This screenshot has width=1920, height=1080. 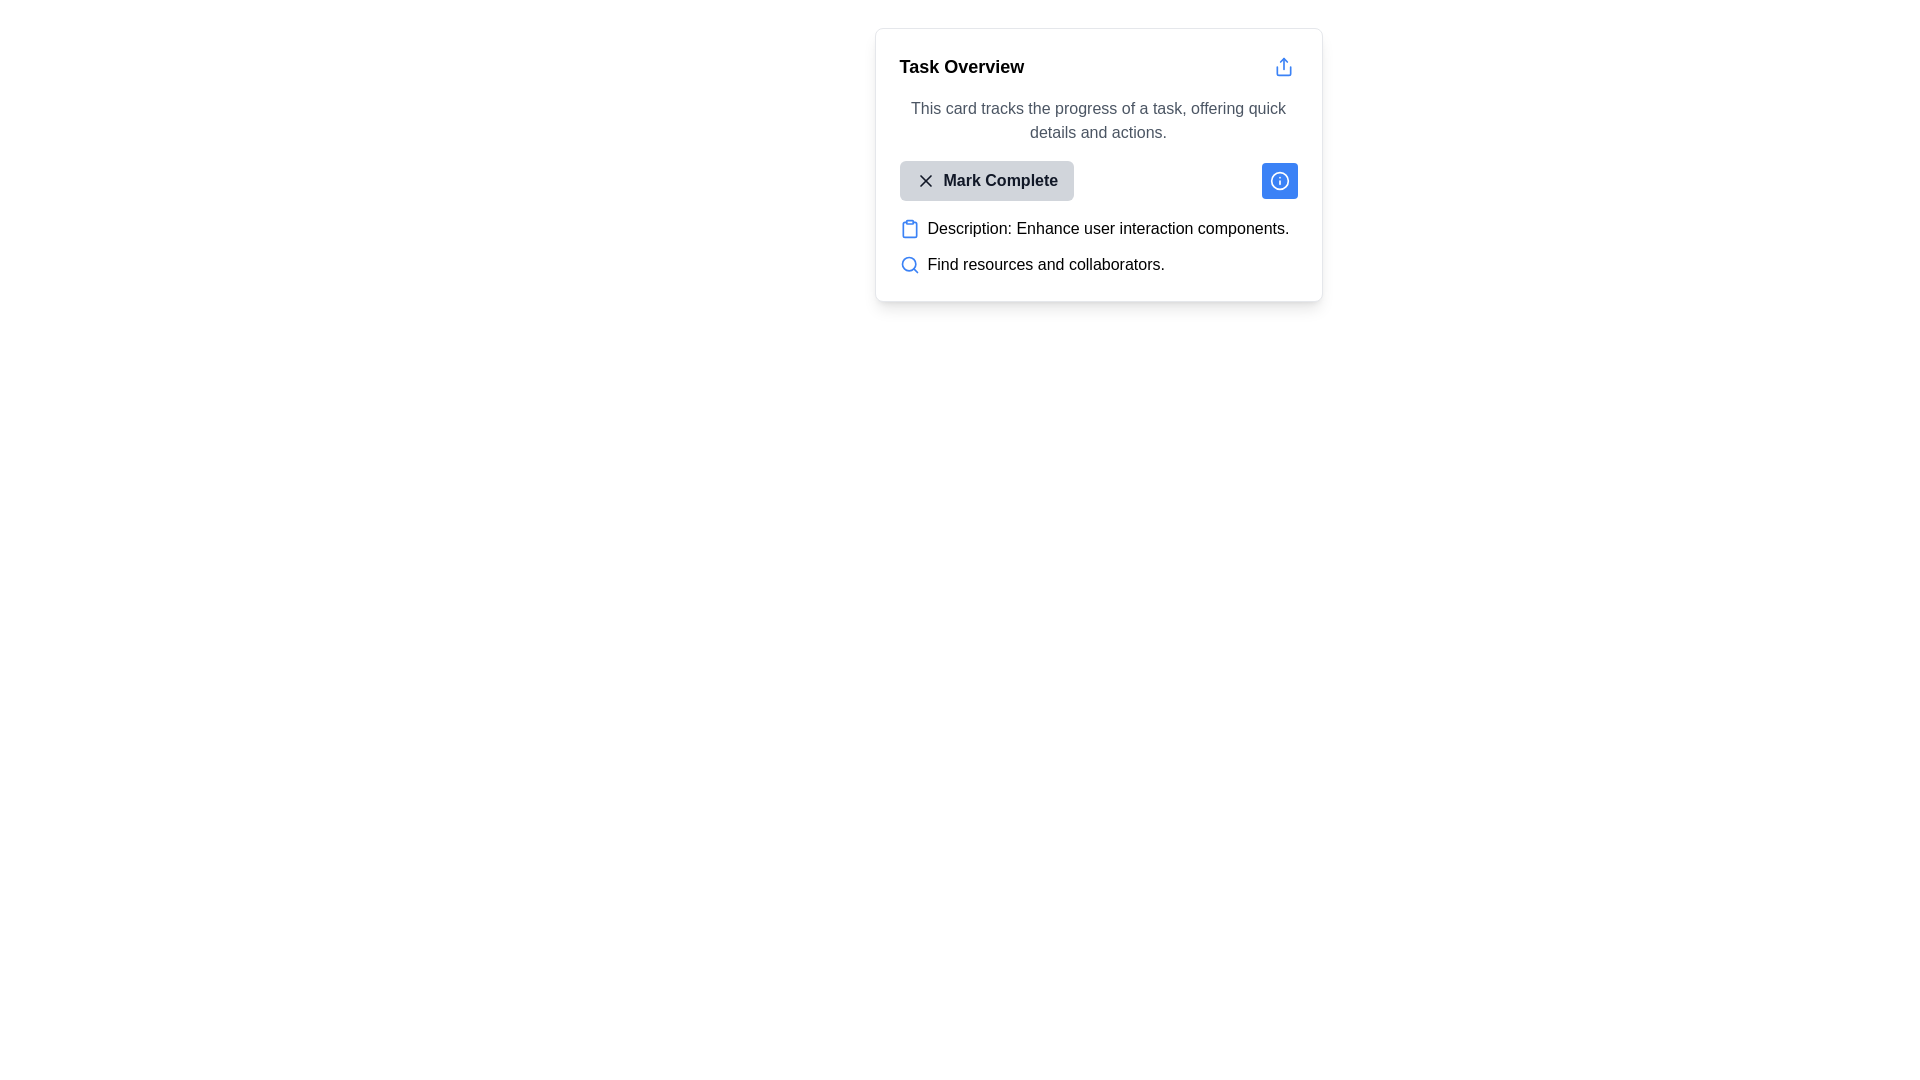 I want to click on the information indicator icon located within the blue button in the top-right section of the 'Task Overview' card, so click(x=1278, y=181).